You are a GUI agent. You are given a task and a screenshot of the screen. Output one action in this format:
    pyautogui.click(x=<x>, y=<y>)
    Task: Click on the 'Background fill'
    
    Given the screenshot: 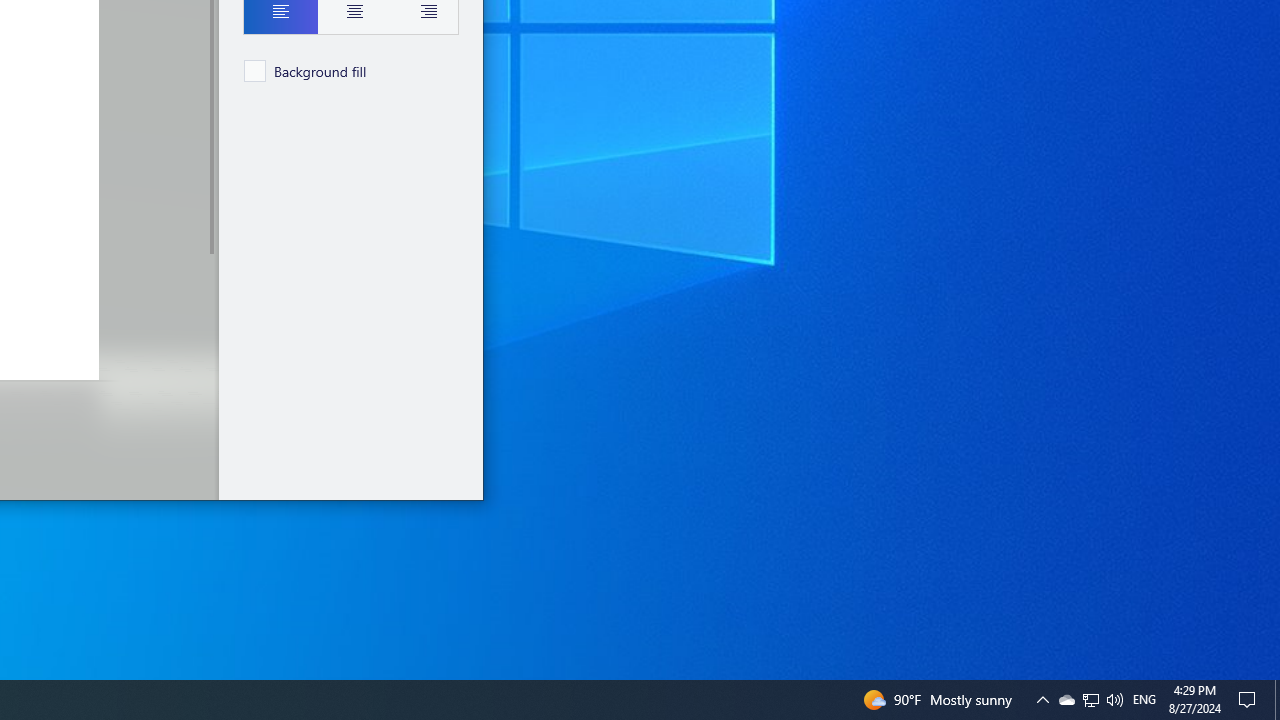 What is the action you would take?
    pyautogui.click(x=304, y=69)
    